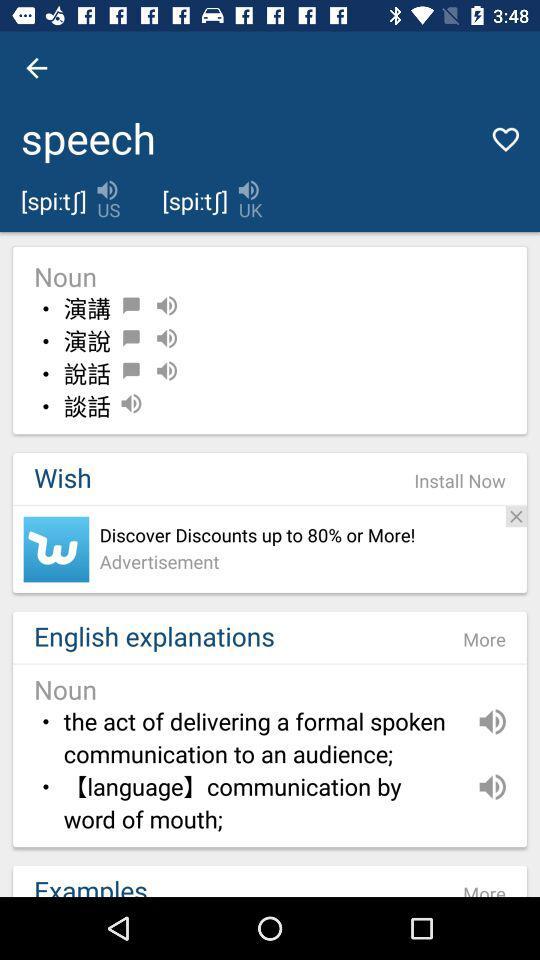  What do you see at coordinates (460, 480) in the screenshot?
I see `icon below the noun item` at bounding box center [460, 480].